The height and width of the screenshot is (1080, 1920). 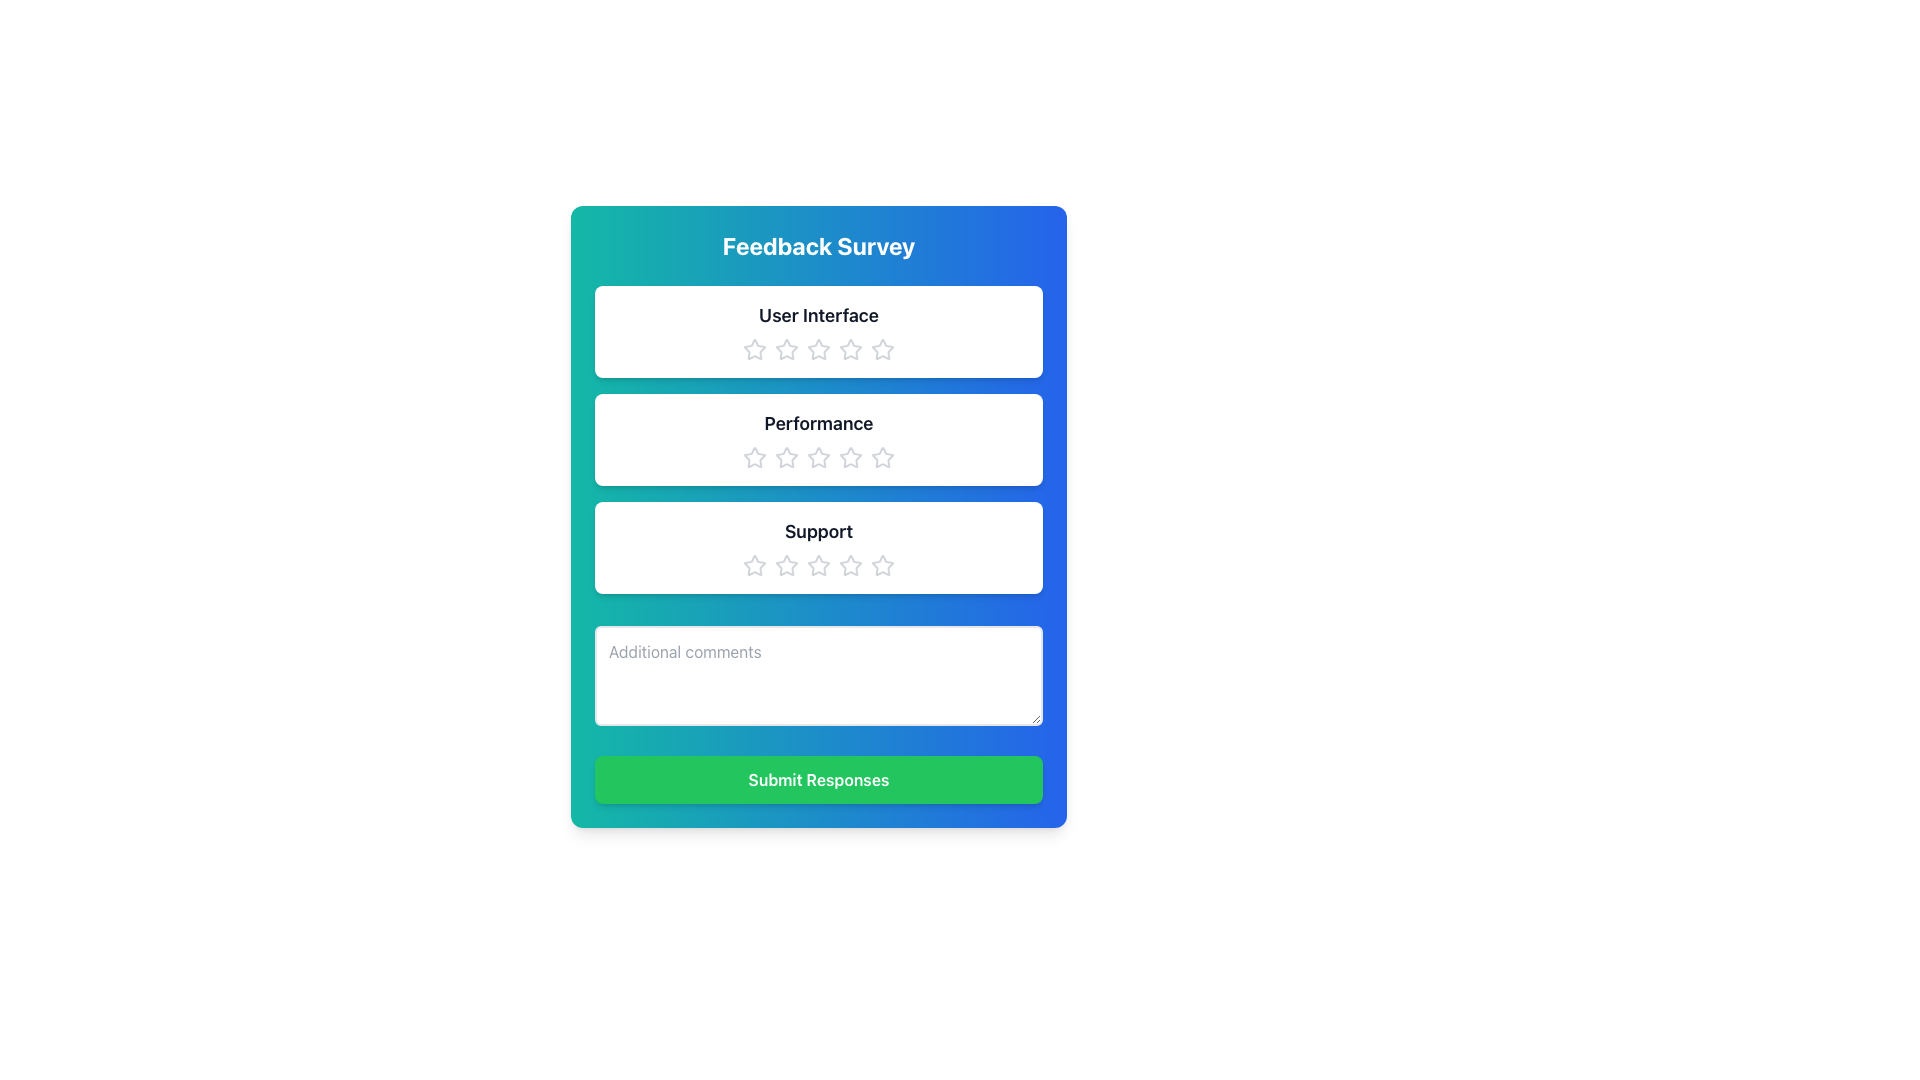 What do you see at coordinates (881, 564) in the screenshot?
I see `the third star icon` at bounding box center [881, 564].